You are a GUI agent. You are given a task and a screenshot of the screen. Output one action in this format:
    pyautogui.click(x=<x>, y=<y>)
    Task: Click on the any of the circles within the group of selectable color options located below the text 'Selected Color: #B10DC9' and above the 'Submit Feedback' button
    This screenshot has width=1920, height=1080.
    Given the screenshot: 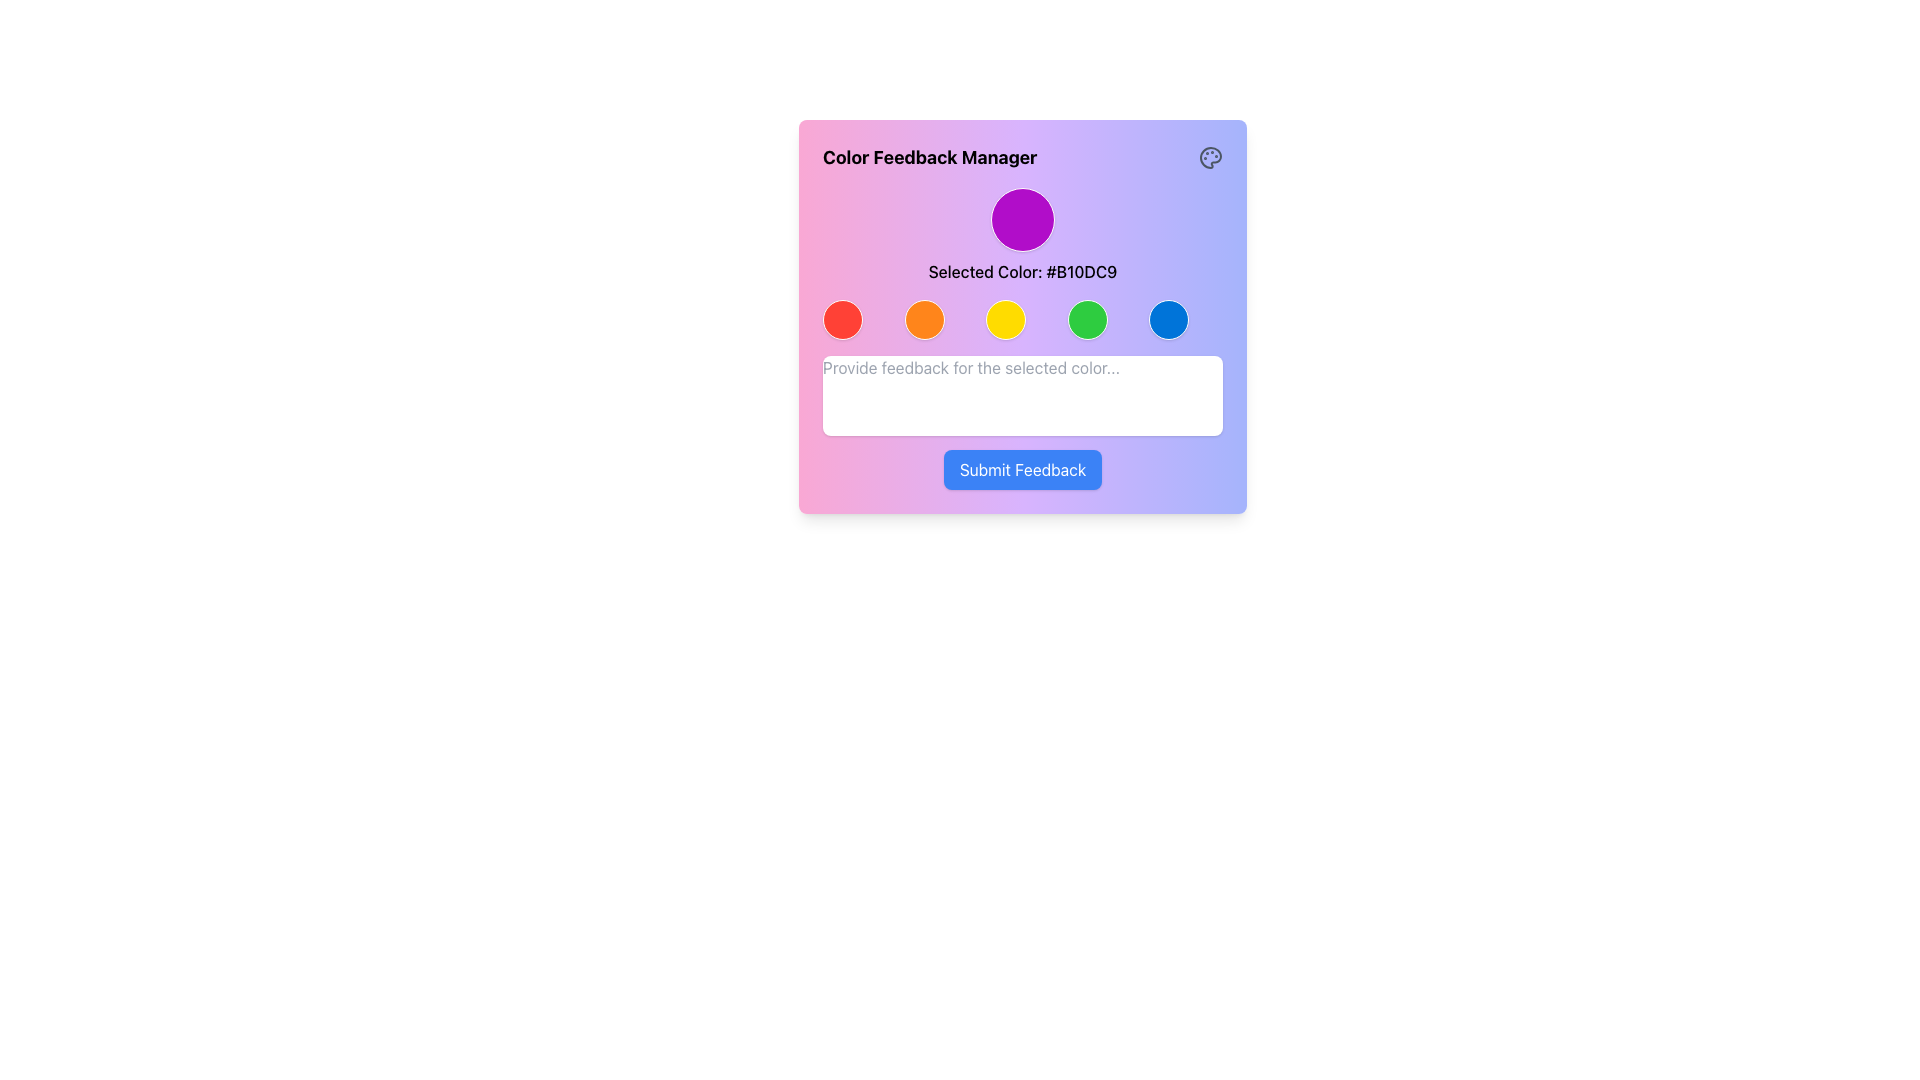 What is the action you would take?
    pyautogui.click(x=1022, y=319)
    